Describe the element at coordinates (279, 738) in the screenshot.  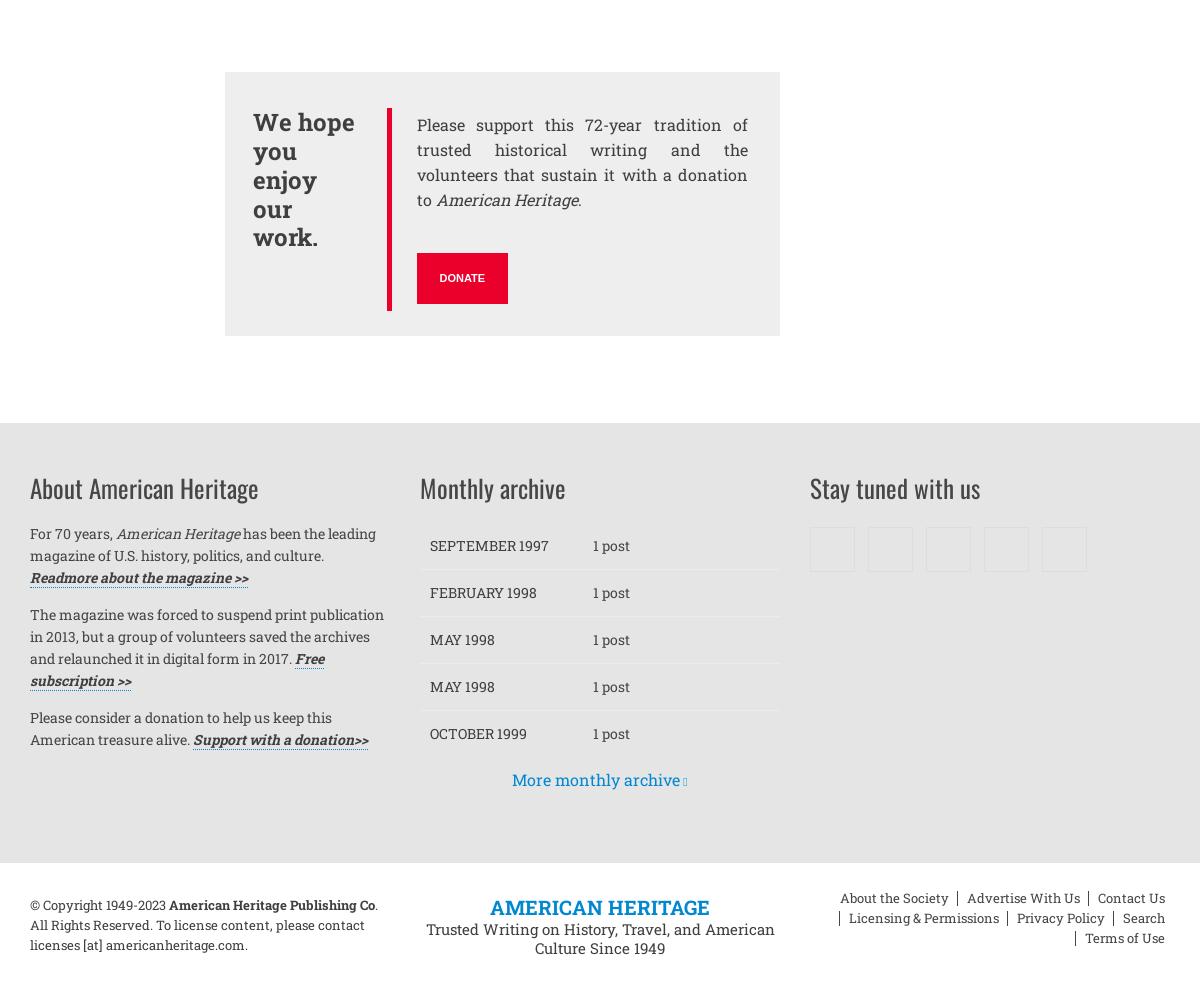
I see `'Support with a donation>>'` at that location.